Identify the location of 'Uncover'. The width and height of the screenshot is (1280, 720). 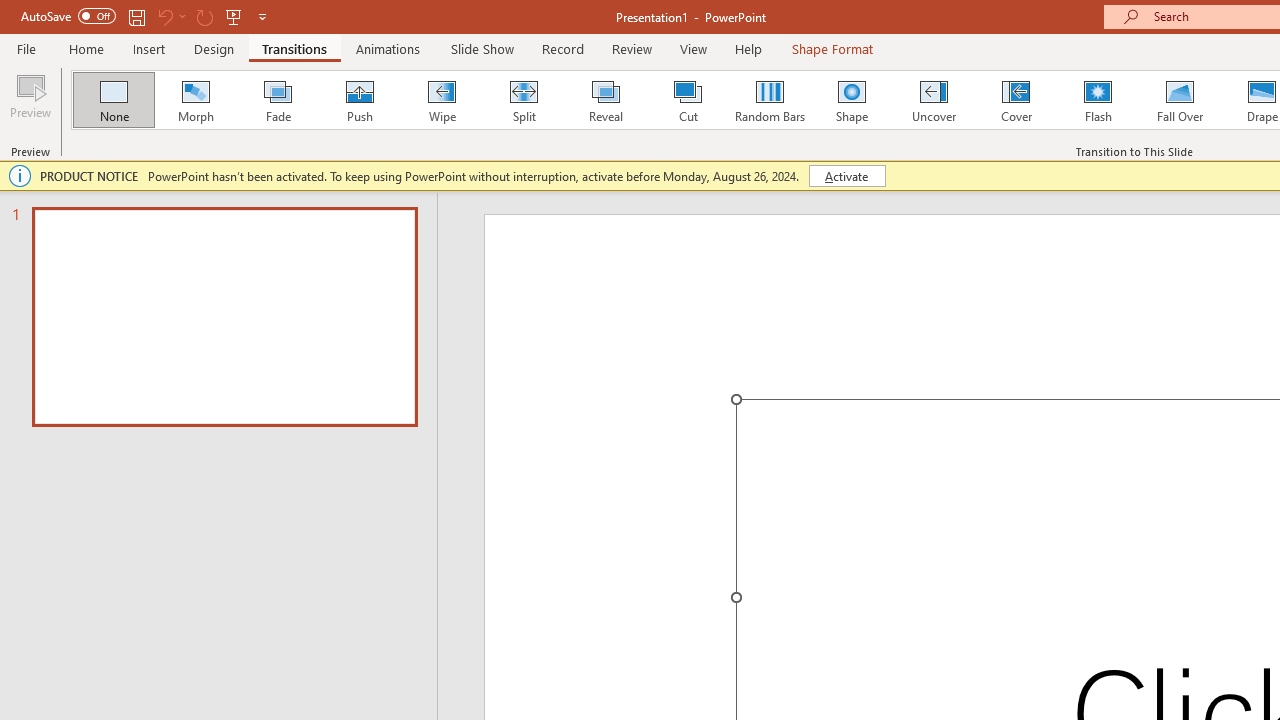
(933, 100).